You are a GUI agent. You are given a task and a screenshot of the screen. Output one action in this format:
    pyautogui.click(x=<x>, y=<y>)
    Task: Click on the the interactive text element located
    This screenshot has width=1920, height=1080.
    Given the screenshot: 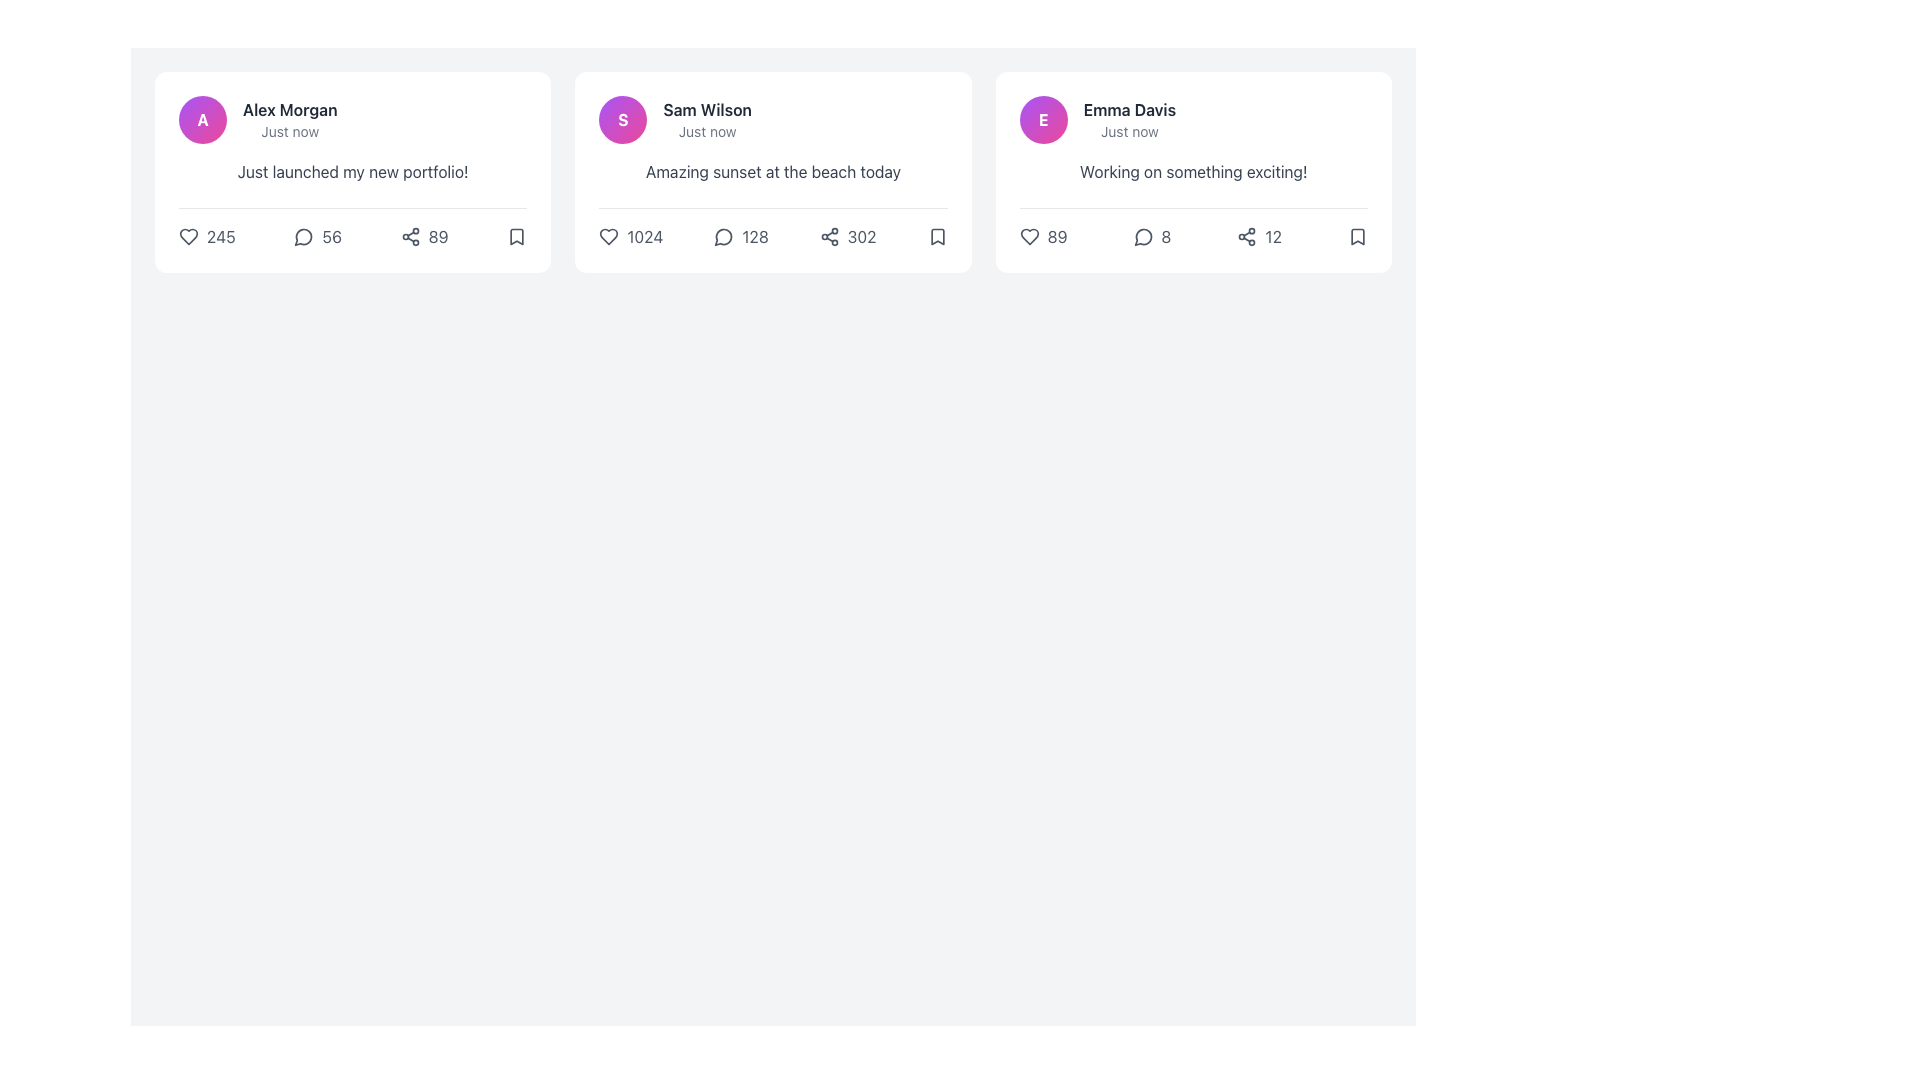 What is the action you would take?
    pyautogui.click(x=1152, y=235)
    